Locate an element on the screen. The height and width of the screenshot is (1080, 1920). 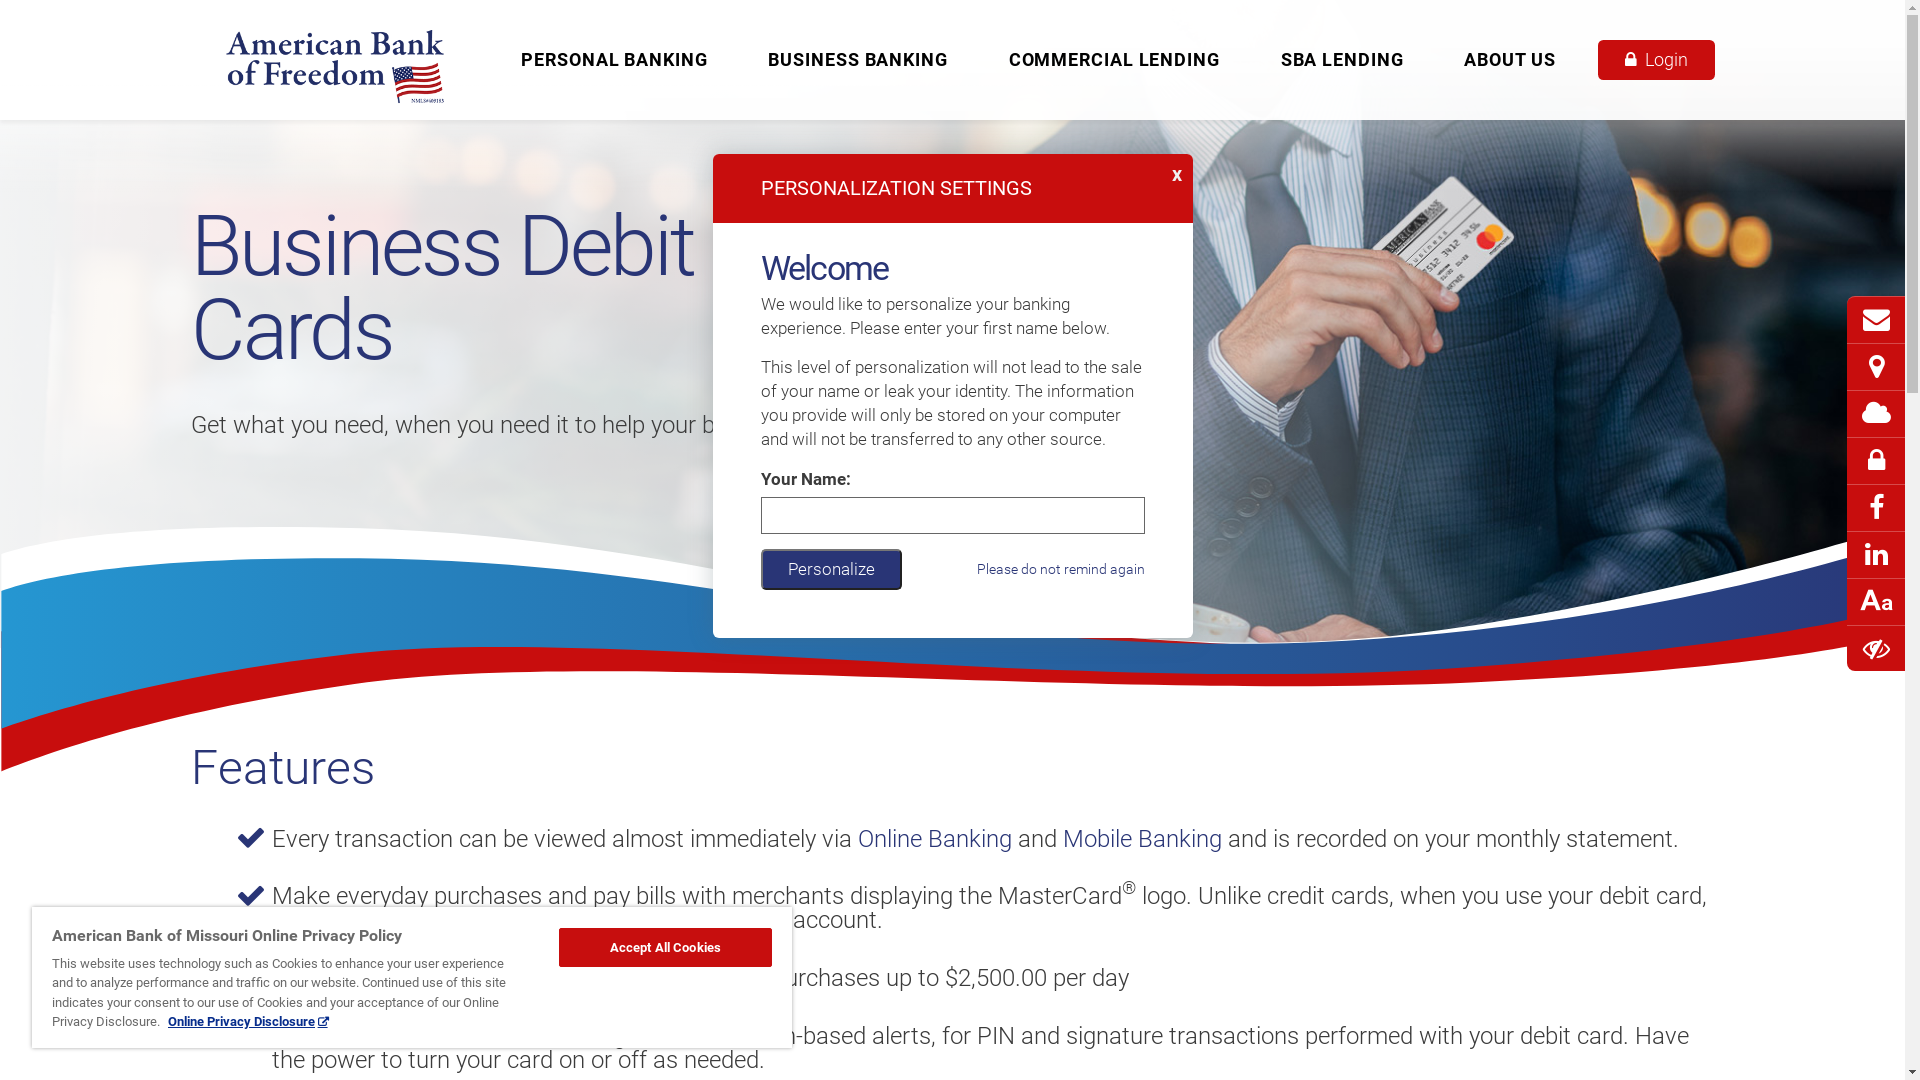
'Secure File Transfer' is located at coordinates (1875, 470).